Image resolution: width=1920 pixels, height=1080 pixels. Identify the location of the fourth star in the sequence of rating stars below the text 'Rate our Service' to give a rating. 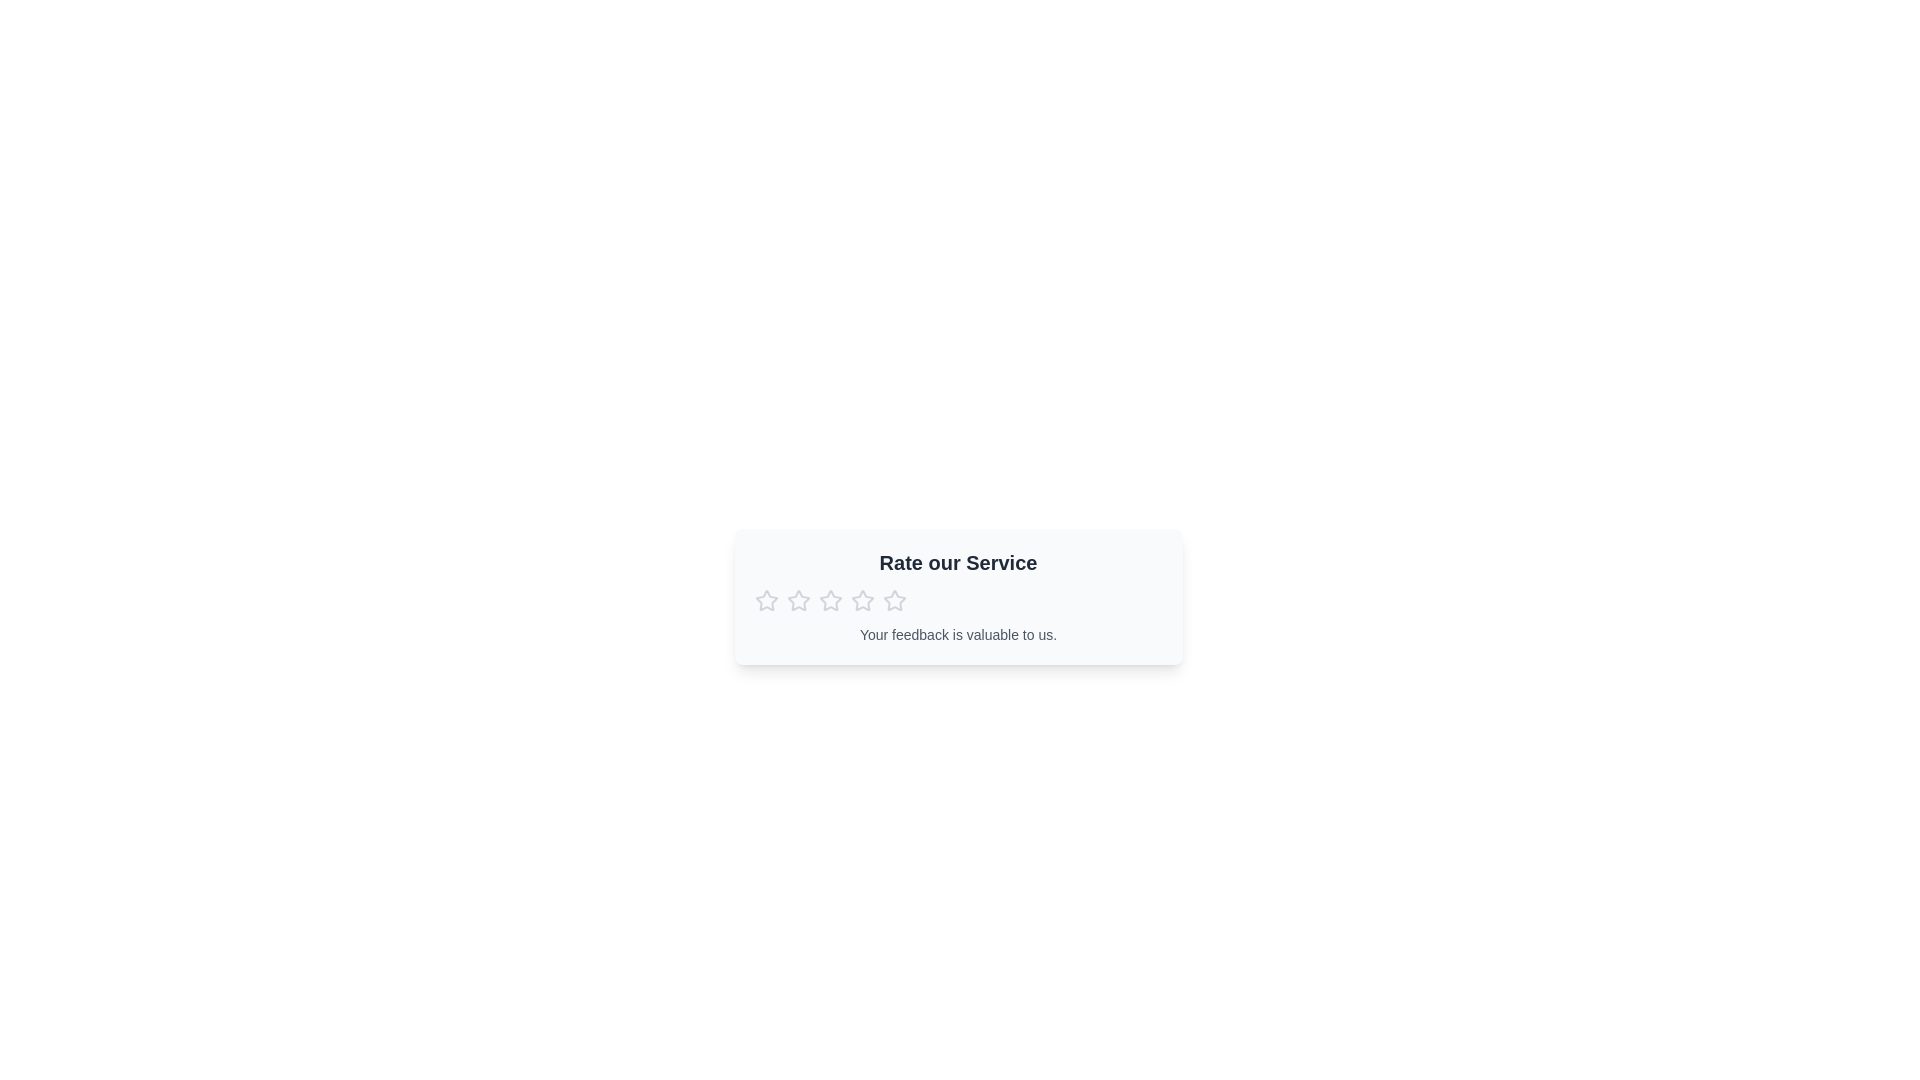
(893, 600).